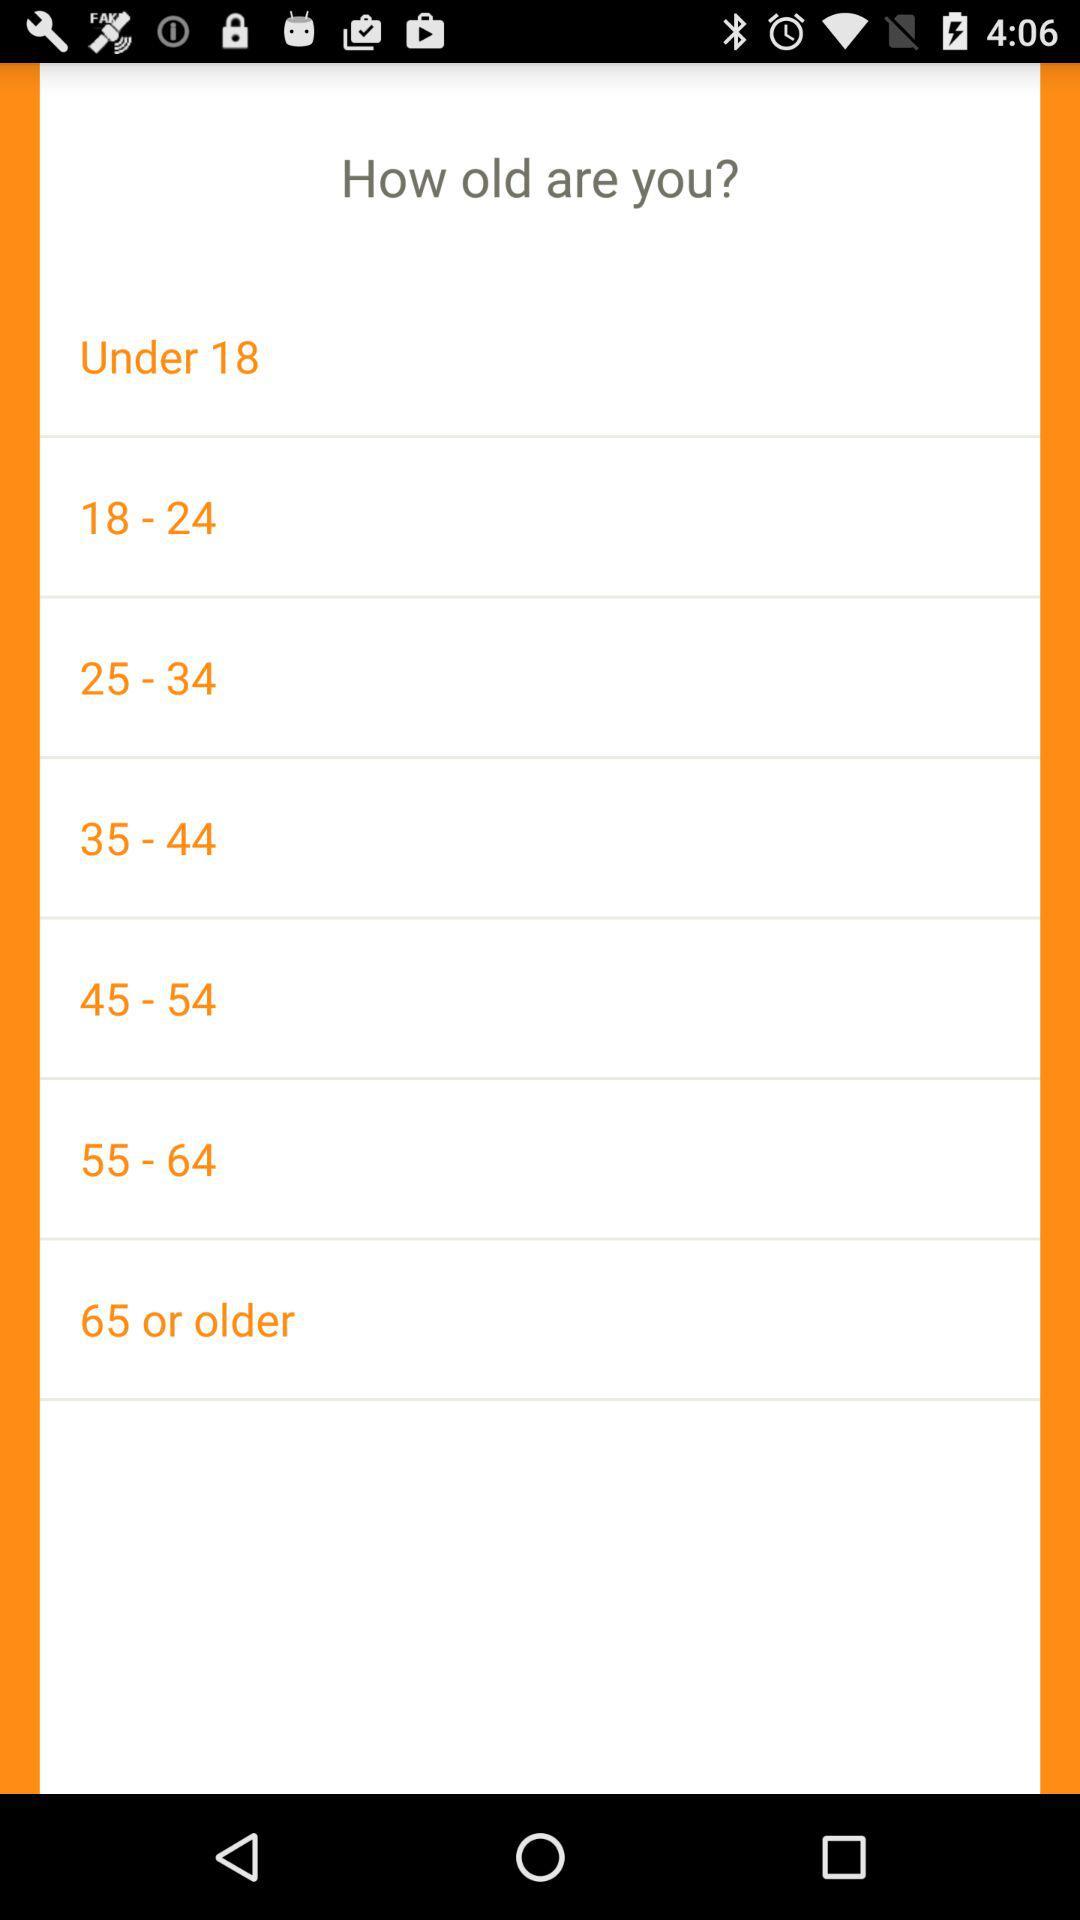 This screenshot has height=1920, width=1080. What do you see at coordinates (540, 356) in the screenshot?
I see `icon above 18 - 24 app` at bounding box center [540, 356].